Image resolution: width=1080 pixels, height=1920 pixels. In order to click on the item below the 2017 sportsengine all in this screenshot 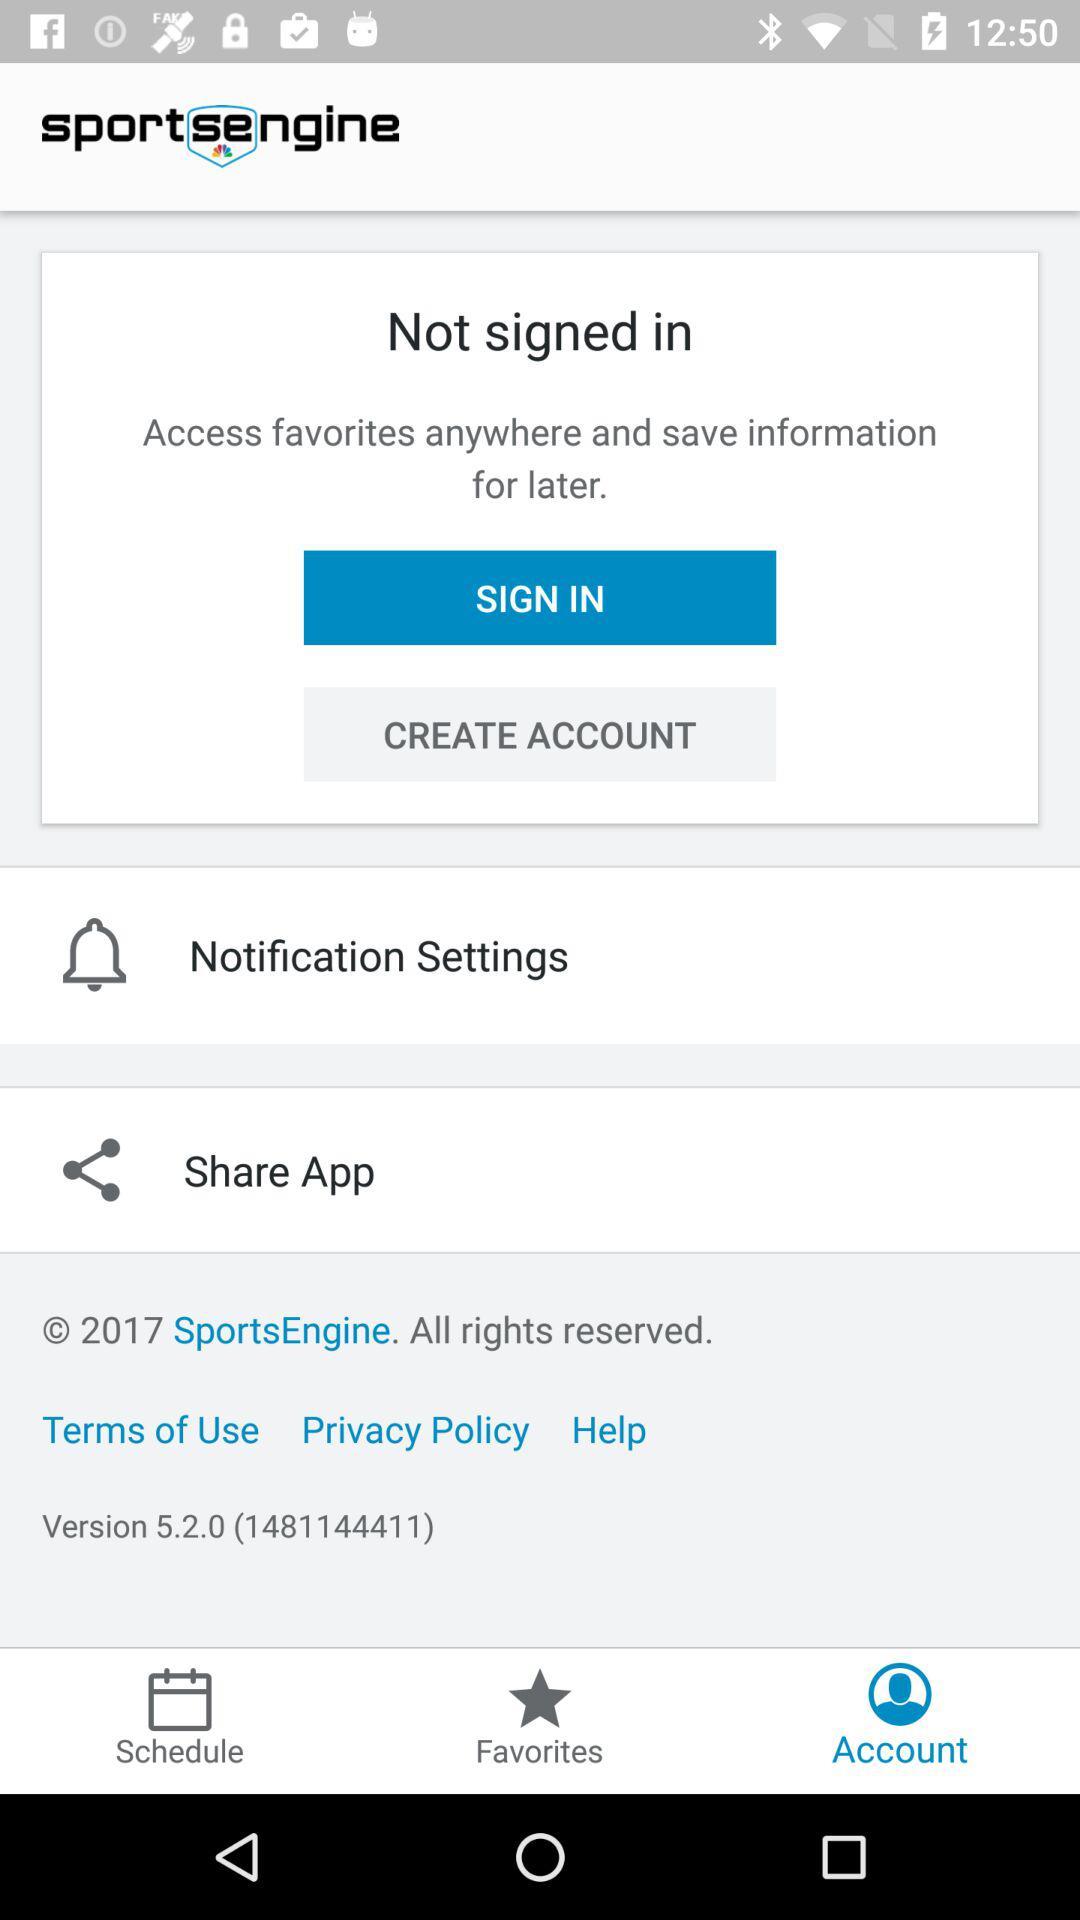, I will do `click(414, 1427)`.